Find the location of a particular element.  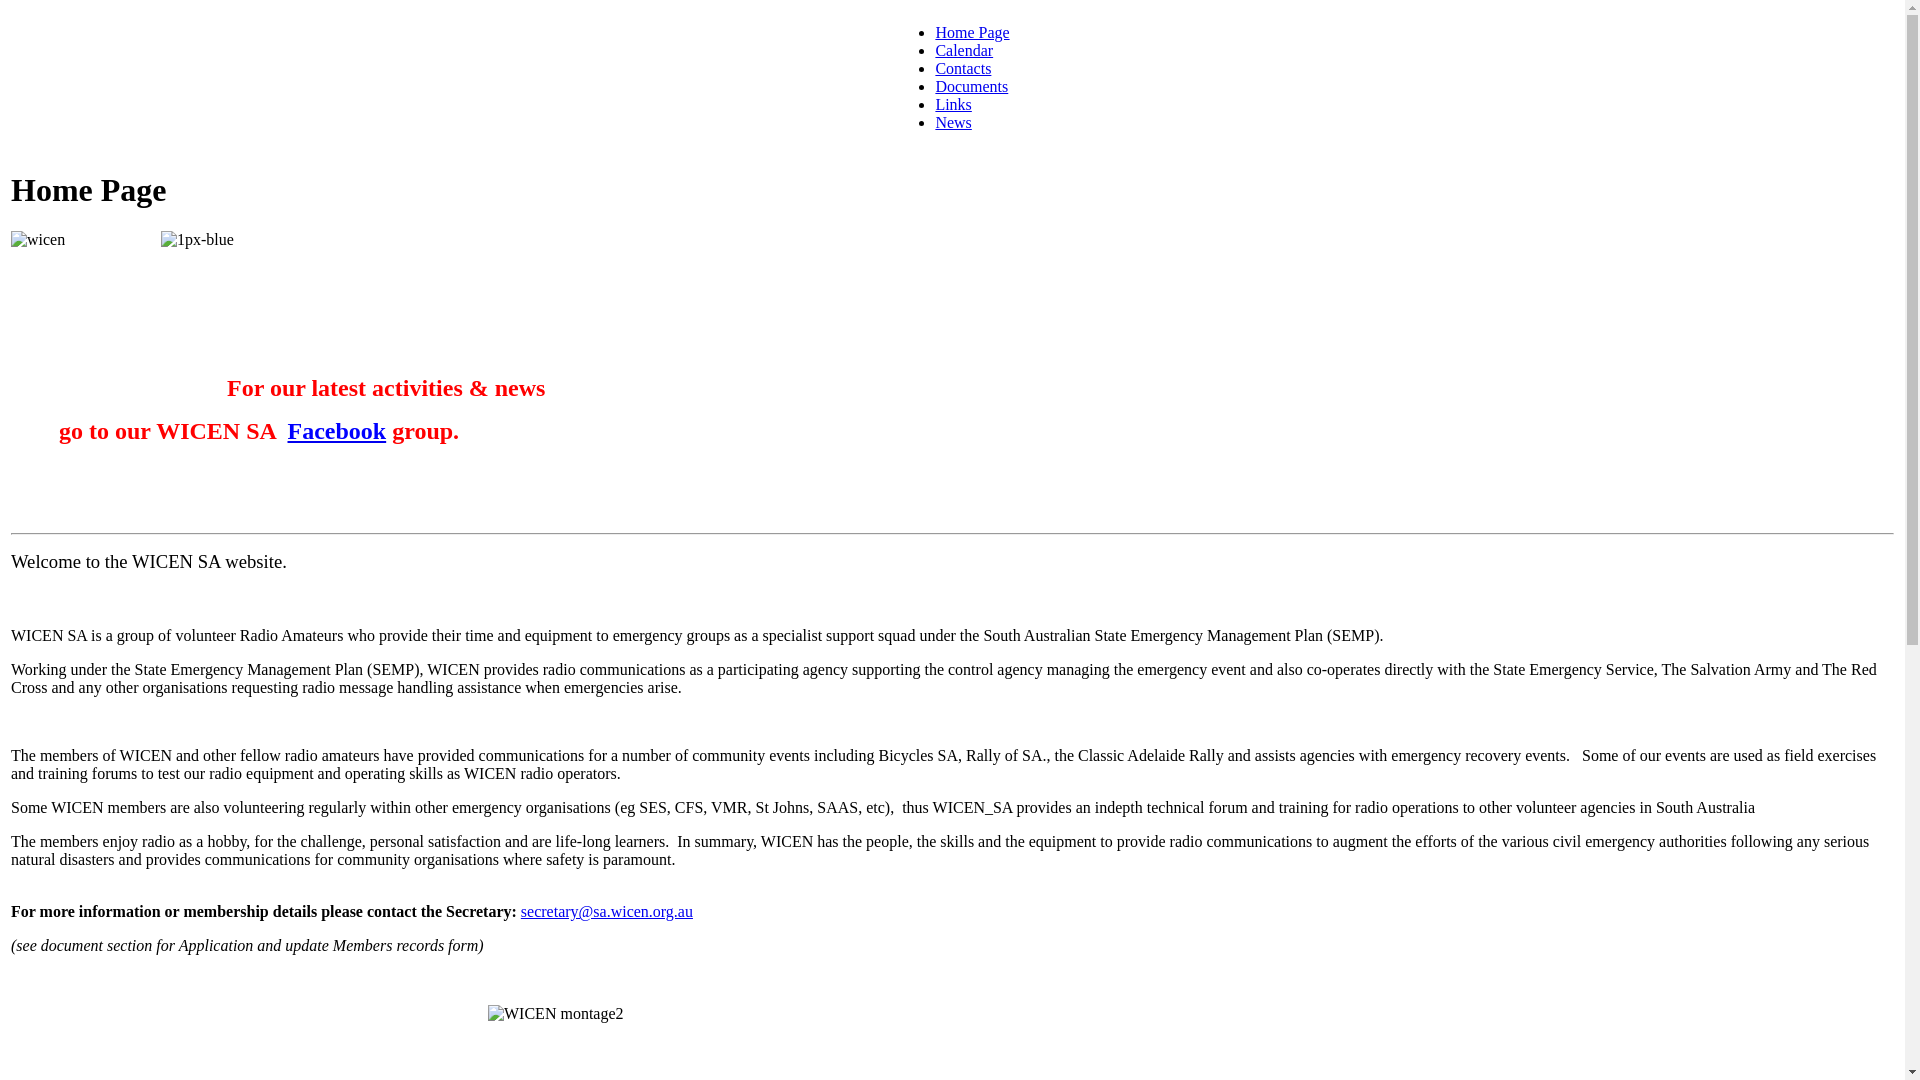

'Links' is located at coordinates (952, 104).